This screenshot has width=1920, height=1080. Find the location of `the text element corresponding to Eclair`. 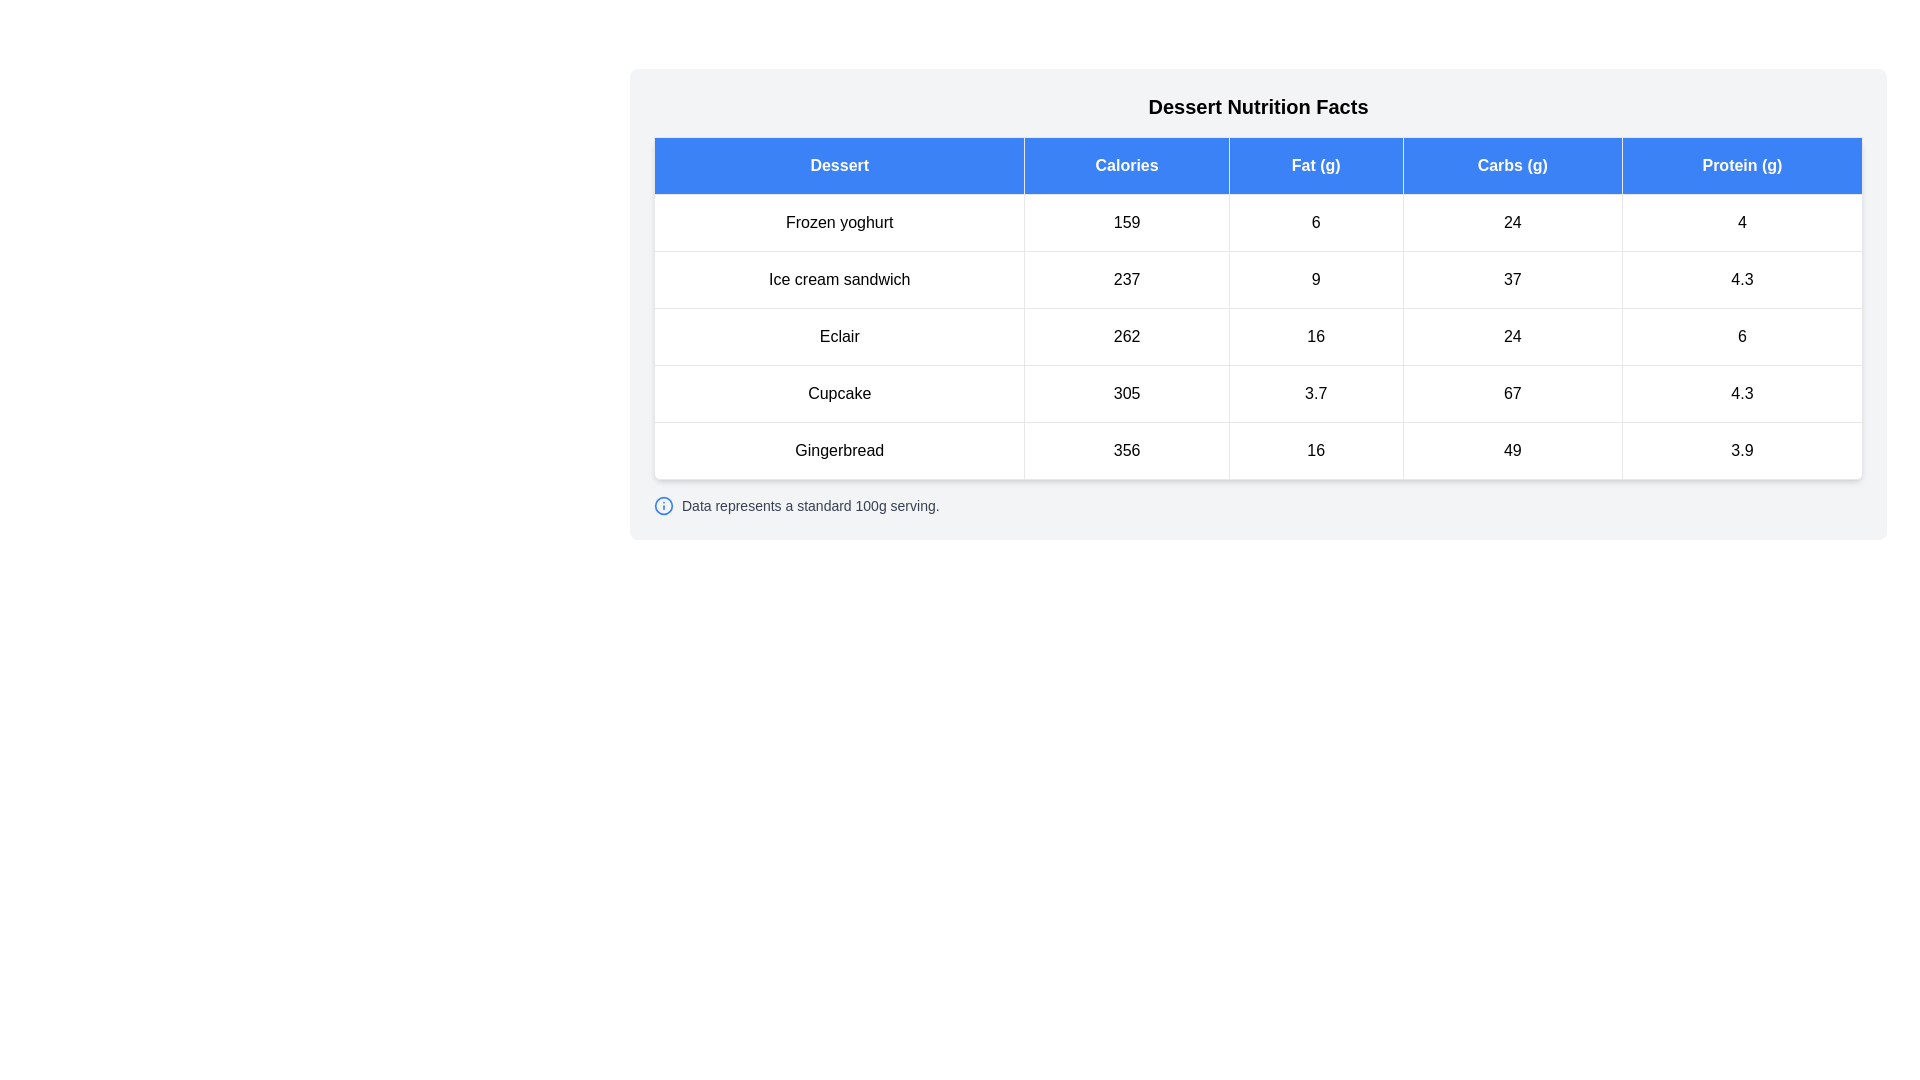

the text element corresponding to Eclair is located at coordinates (839, 335).